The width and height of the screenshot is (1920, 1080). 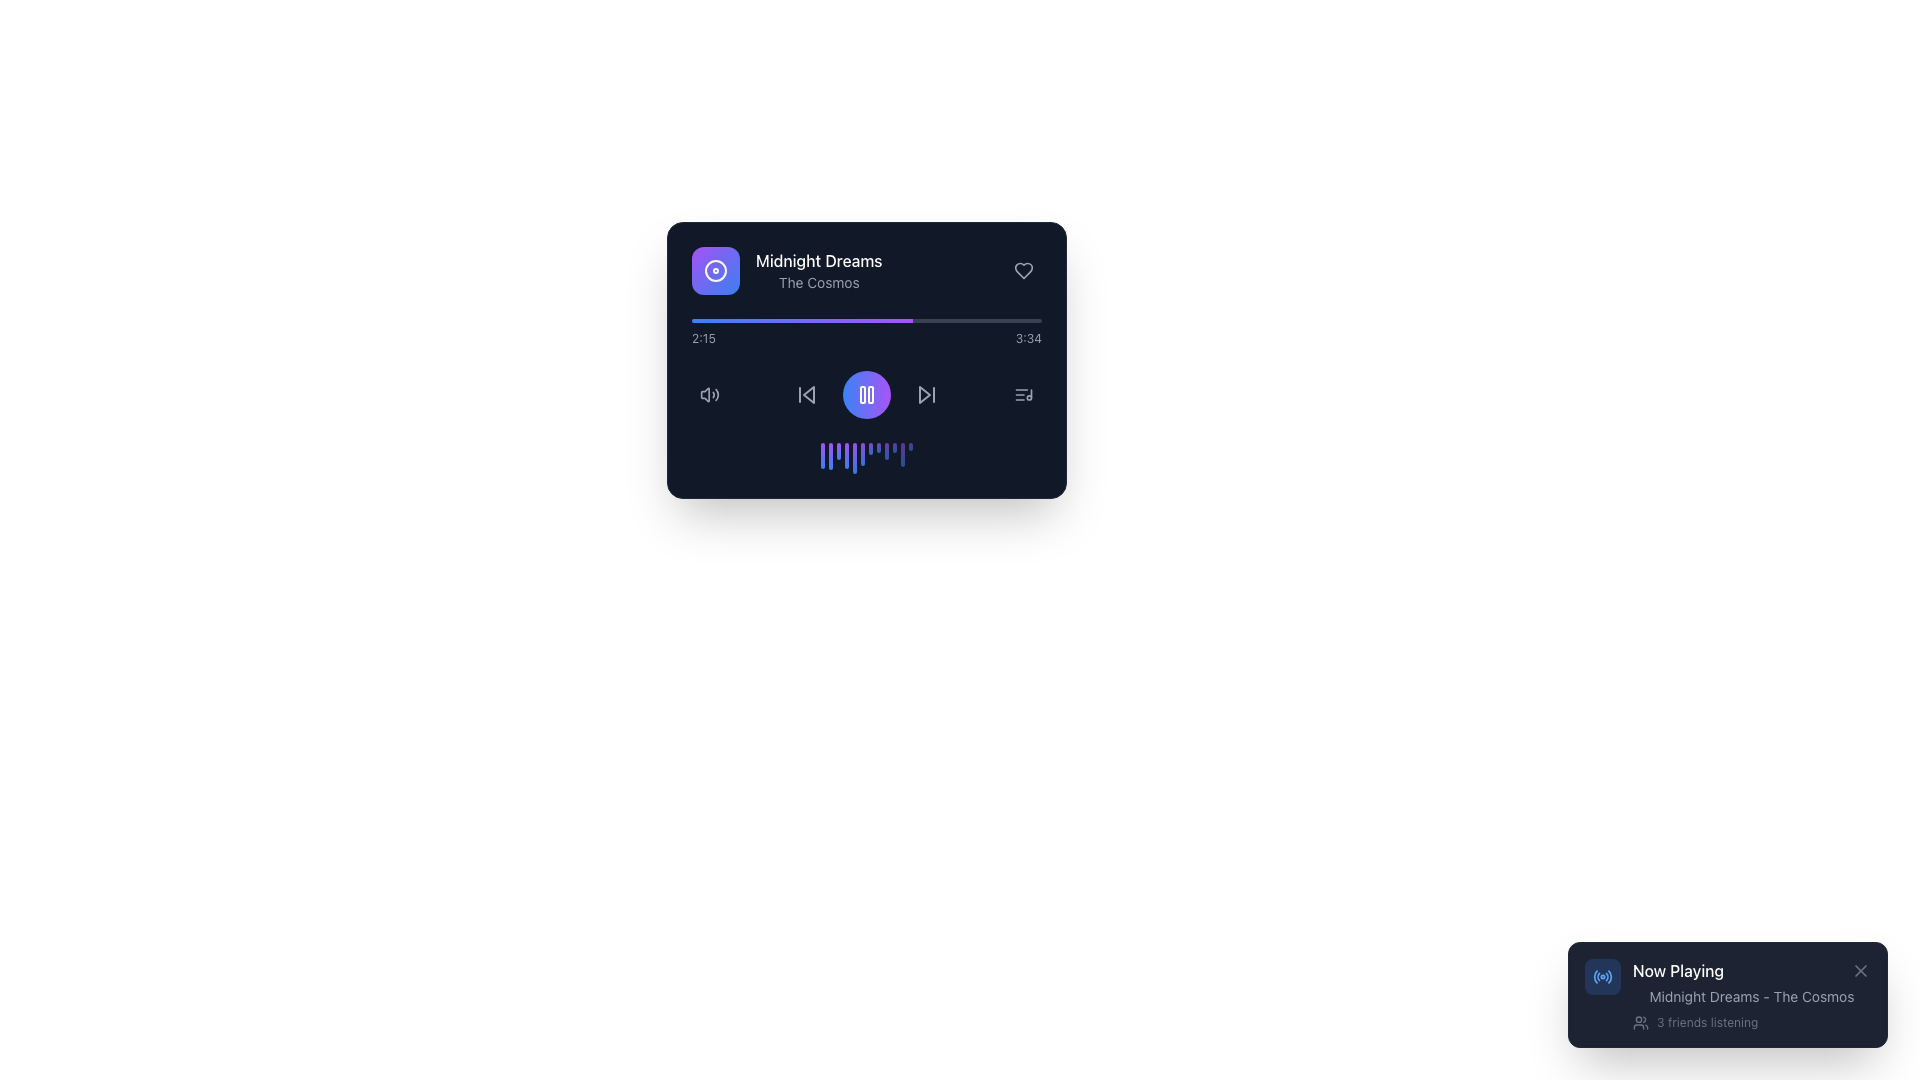 I want to click on the heart-shaped icon embedded within the clickable button in the top-right corner of the music playback control interface, so click(x=1023, y=270).